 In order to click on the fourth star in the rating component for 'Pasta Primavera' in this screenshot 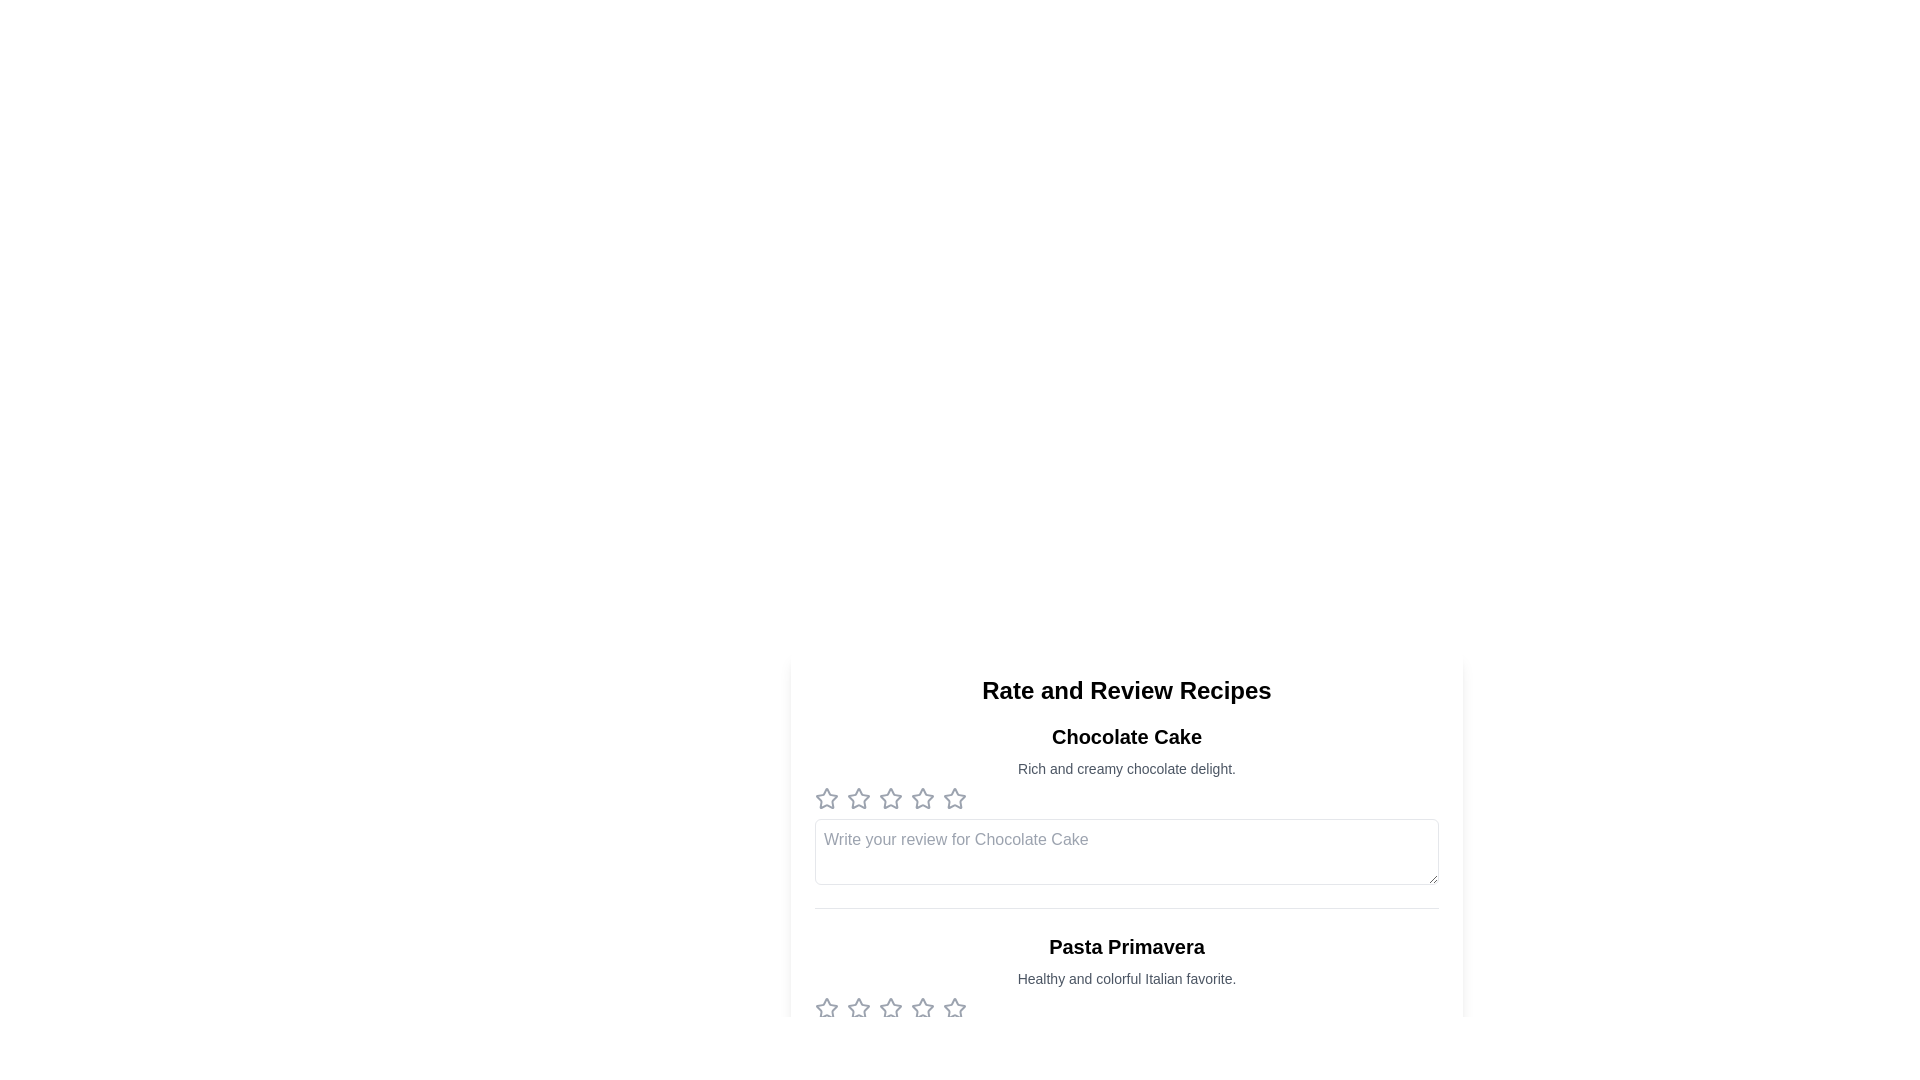, I will do `click(921, 1009)`.